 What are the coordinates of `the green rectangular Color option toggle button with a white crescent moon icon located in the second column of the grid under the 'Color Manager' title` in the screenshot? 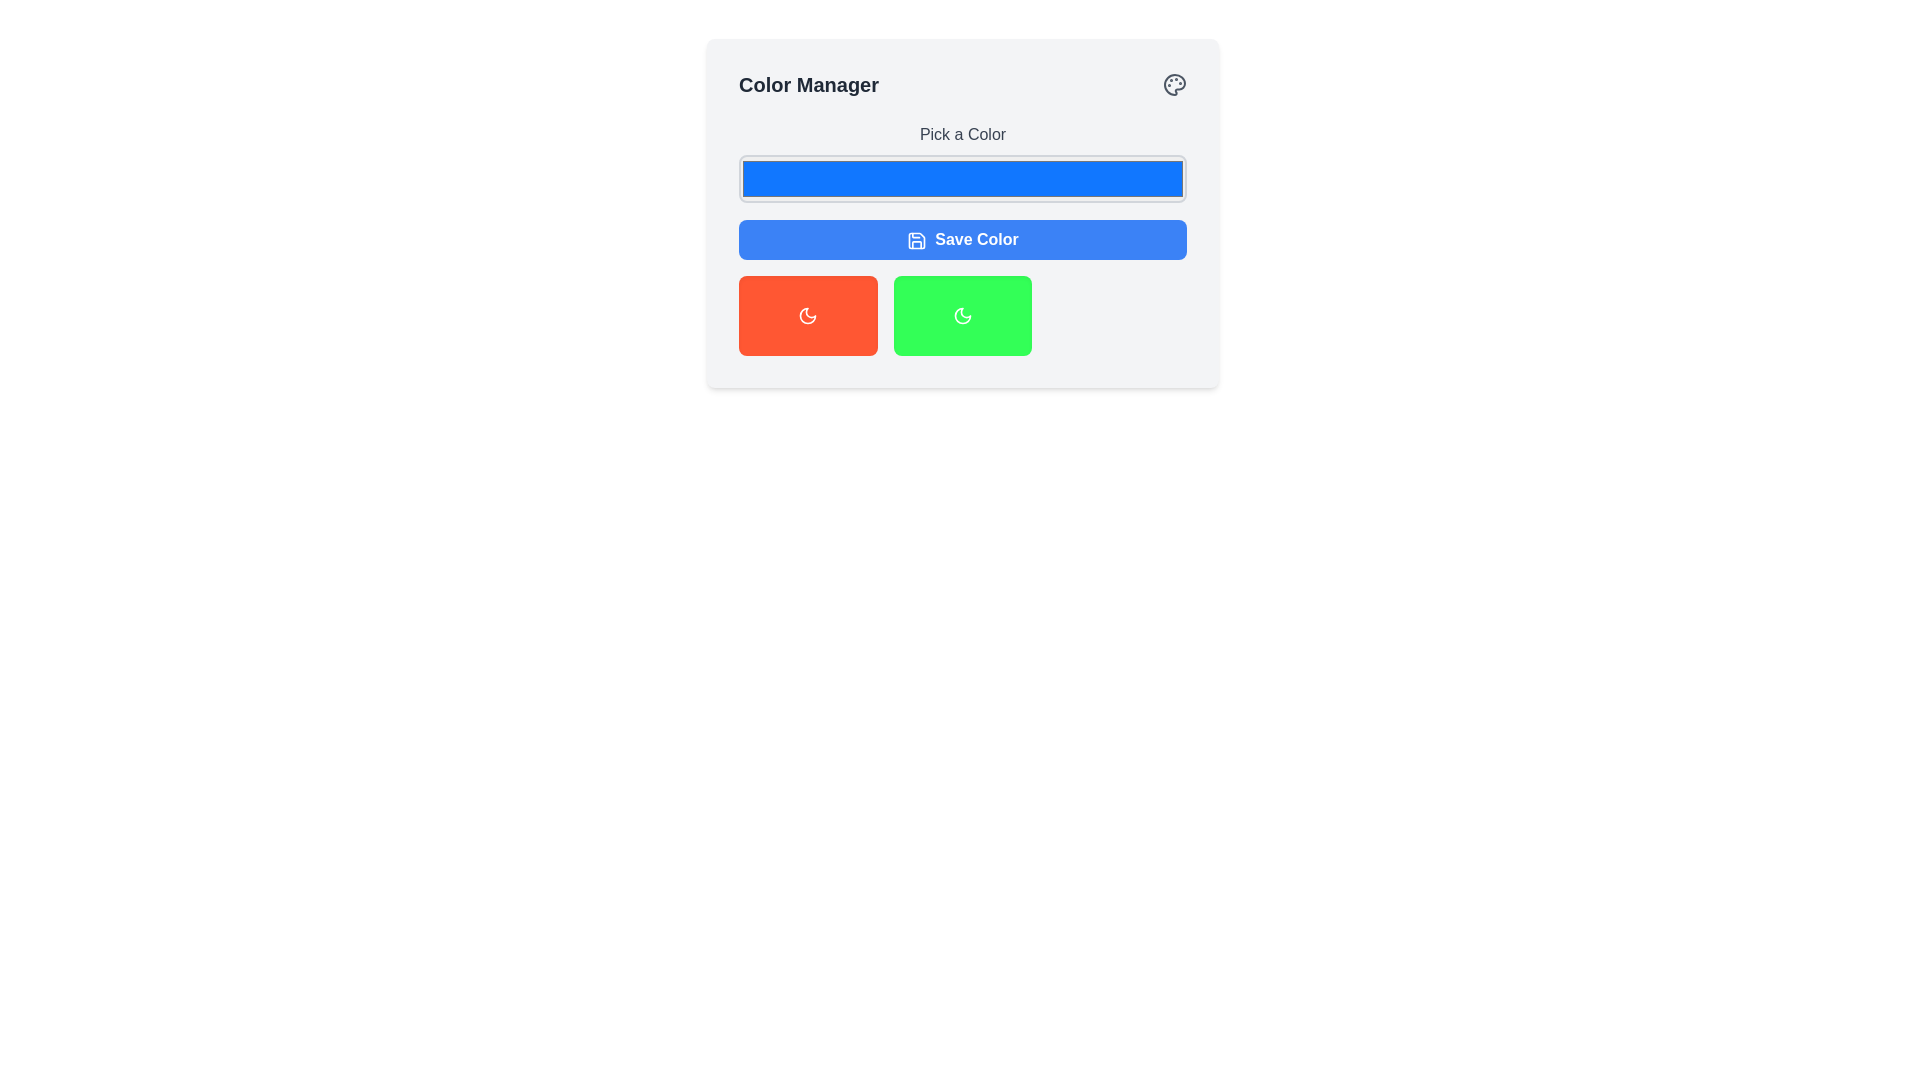 It's located at (963, 315).